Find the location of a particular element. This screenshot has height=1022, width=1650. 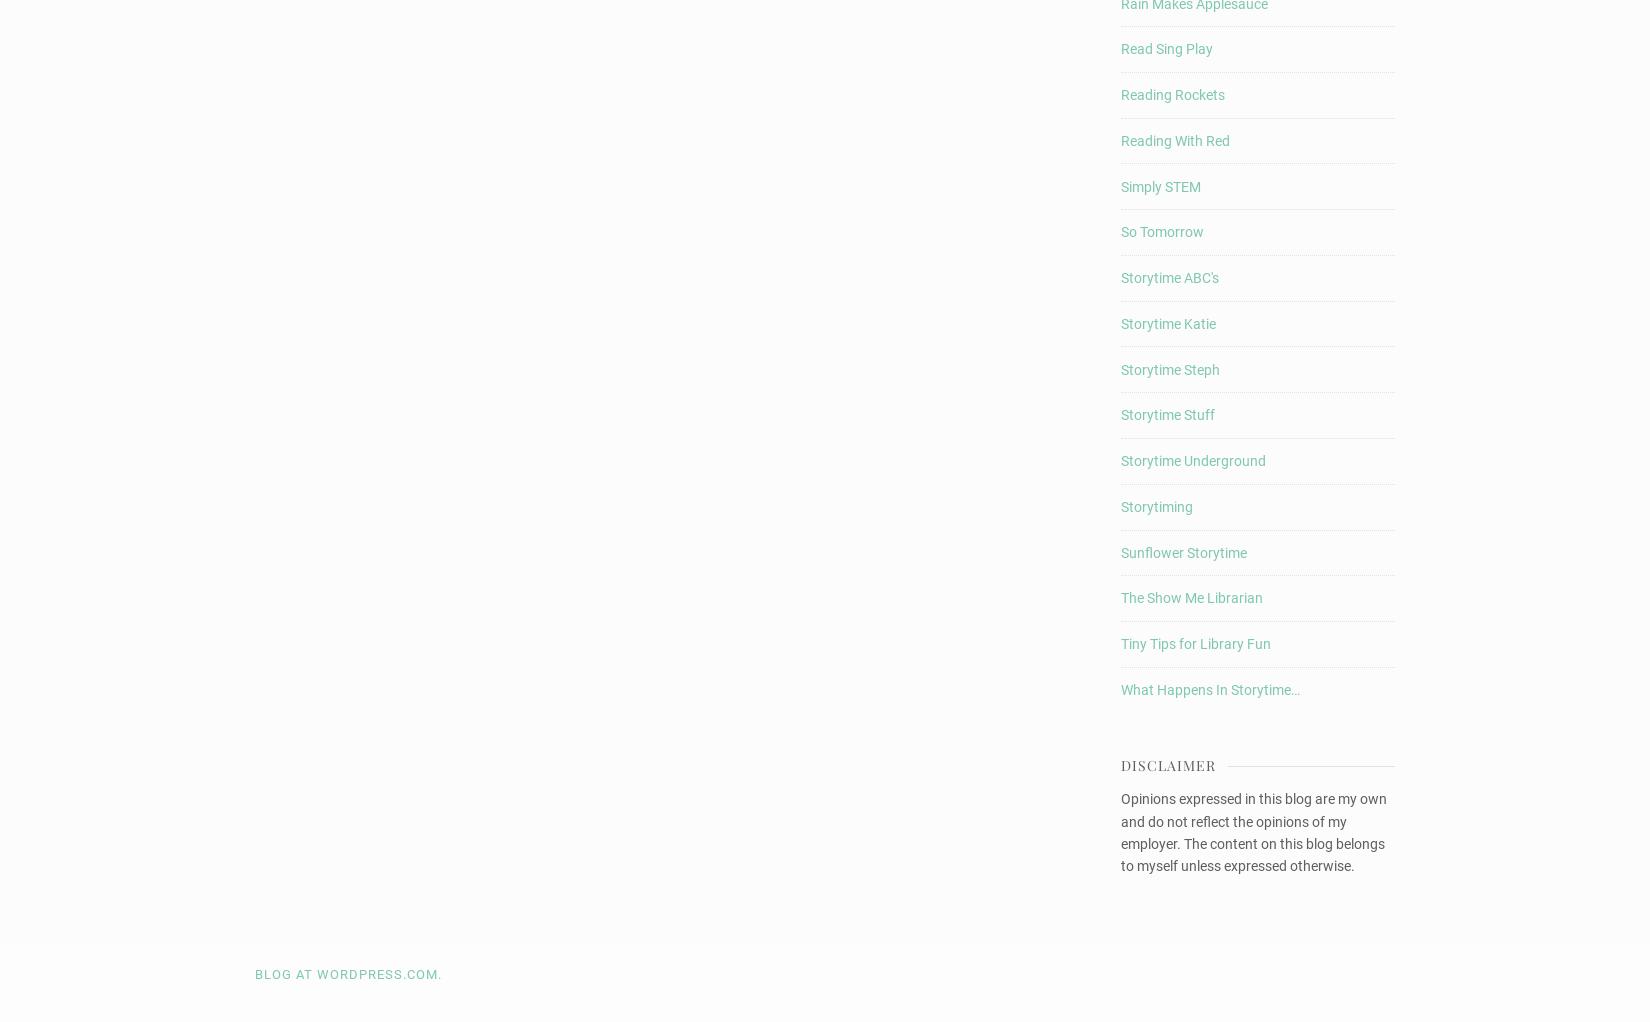

'Reading With Red' is located at coordinates (1175, 140).